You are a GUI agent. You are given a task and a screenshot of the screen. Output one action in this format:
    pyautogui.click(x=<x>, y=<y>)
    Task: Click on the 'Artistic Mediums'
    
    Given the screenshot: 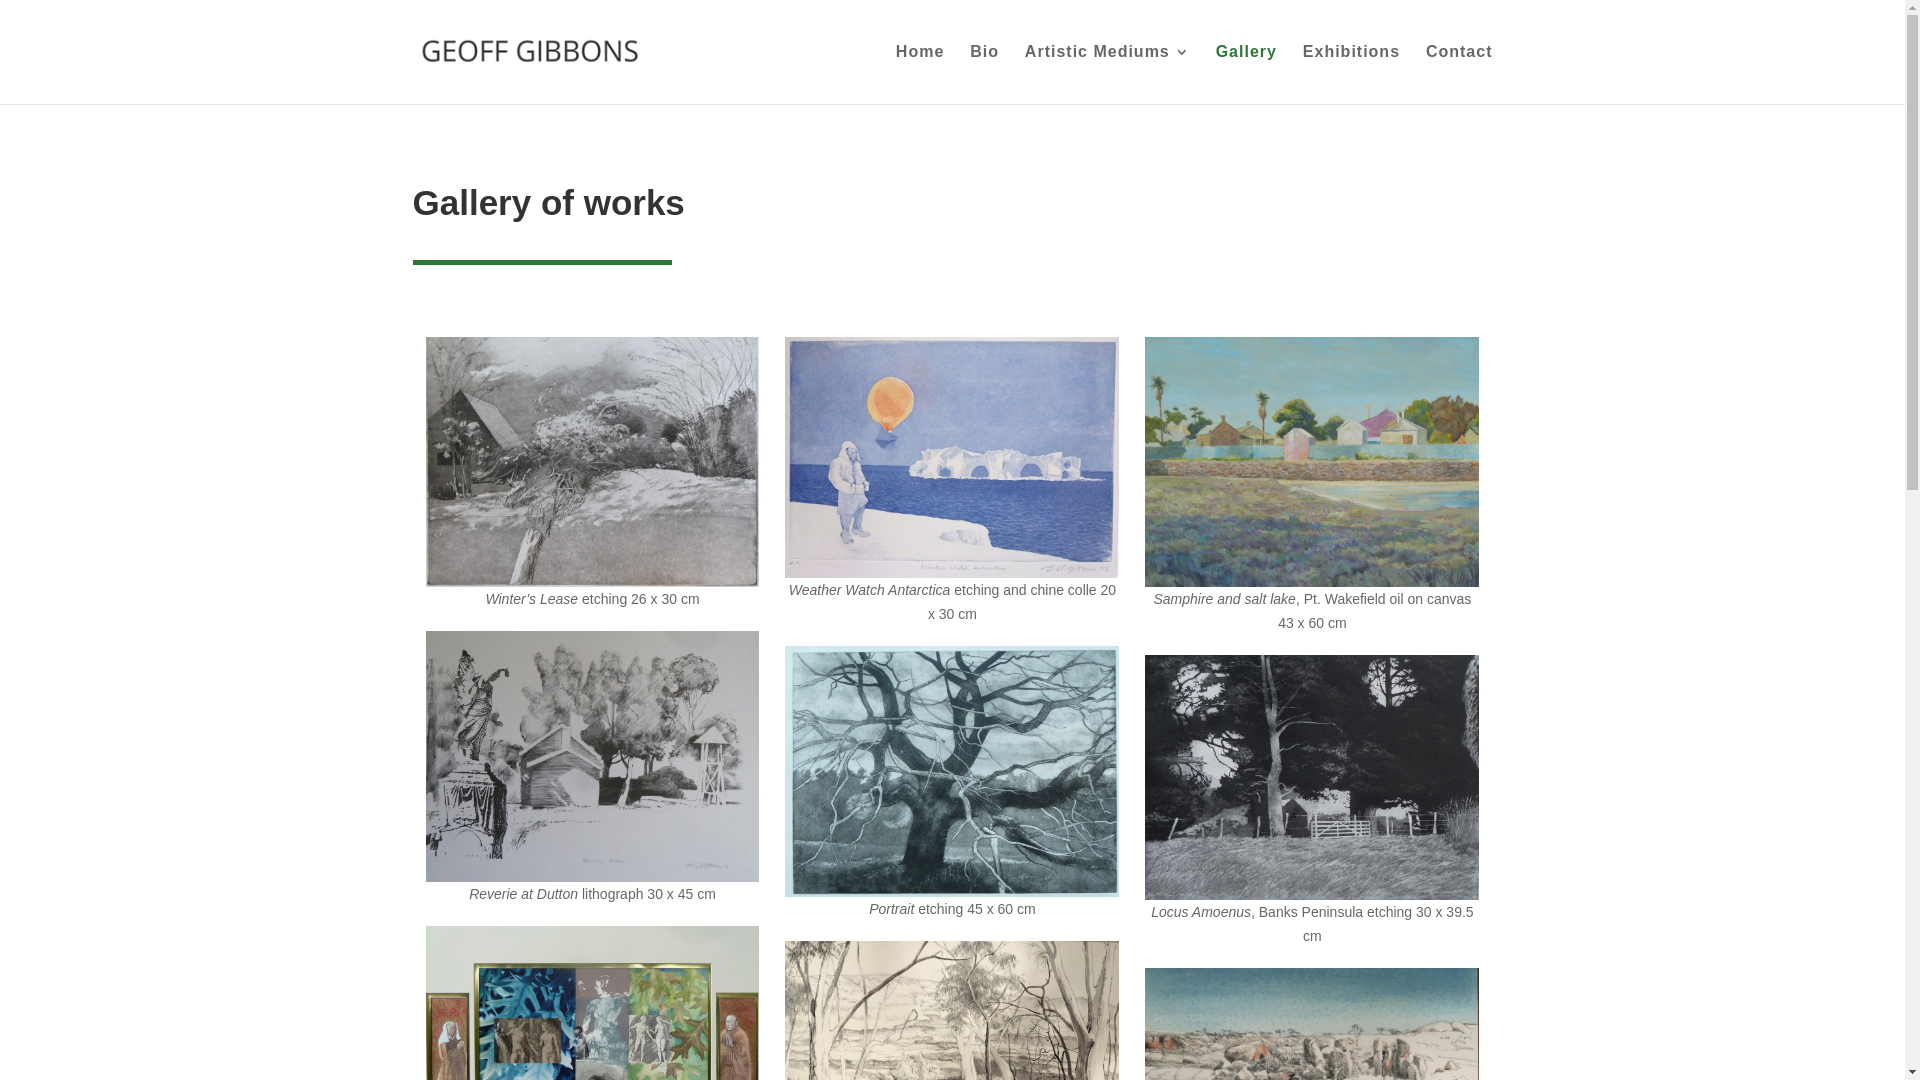 What is the action you would take?
    pyautogui.click(x=1106, y=73)
    